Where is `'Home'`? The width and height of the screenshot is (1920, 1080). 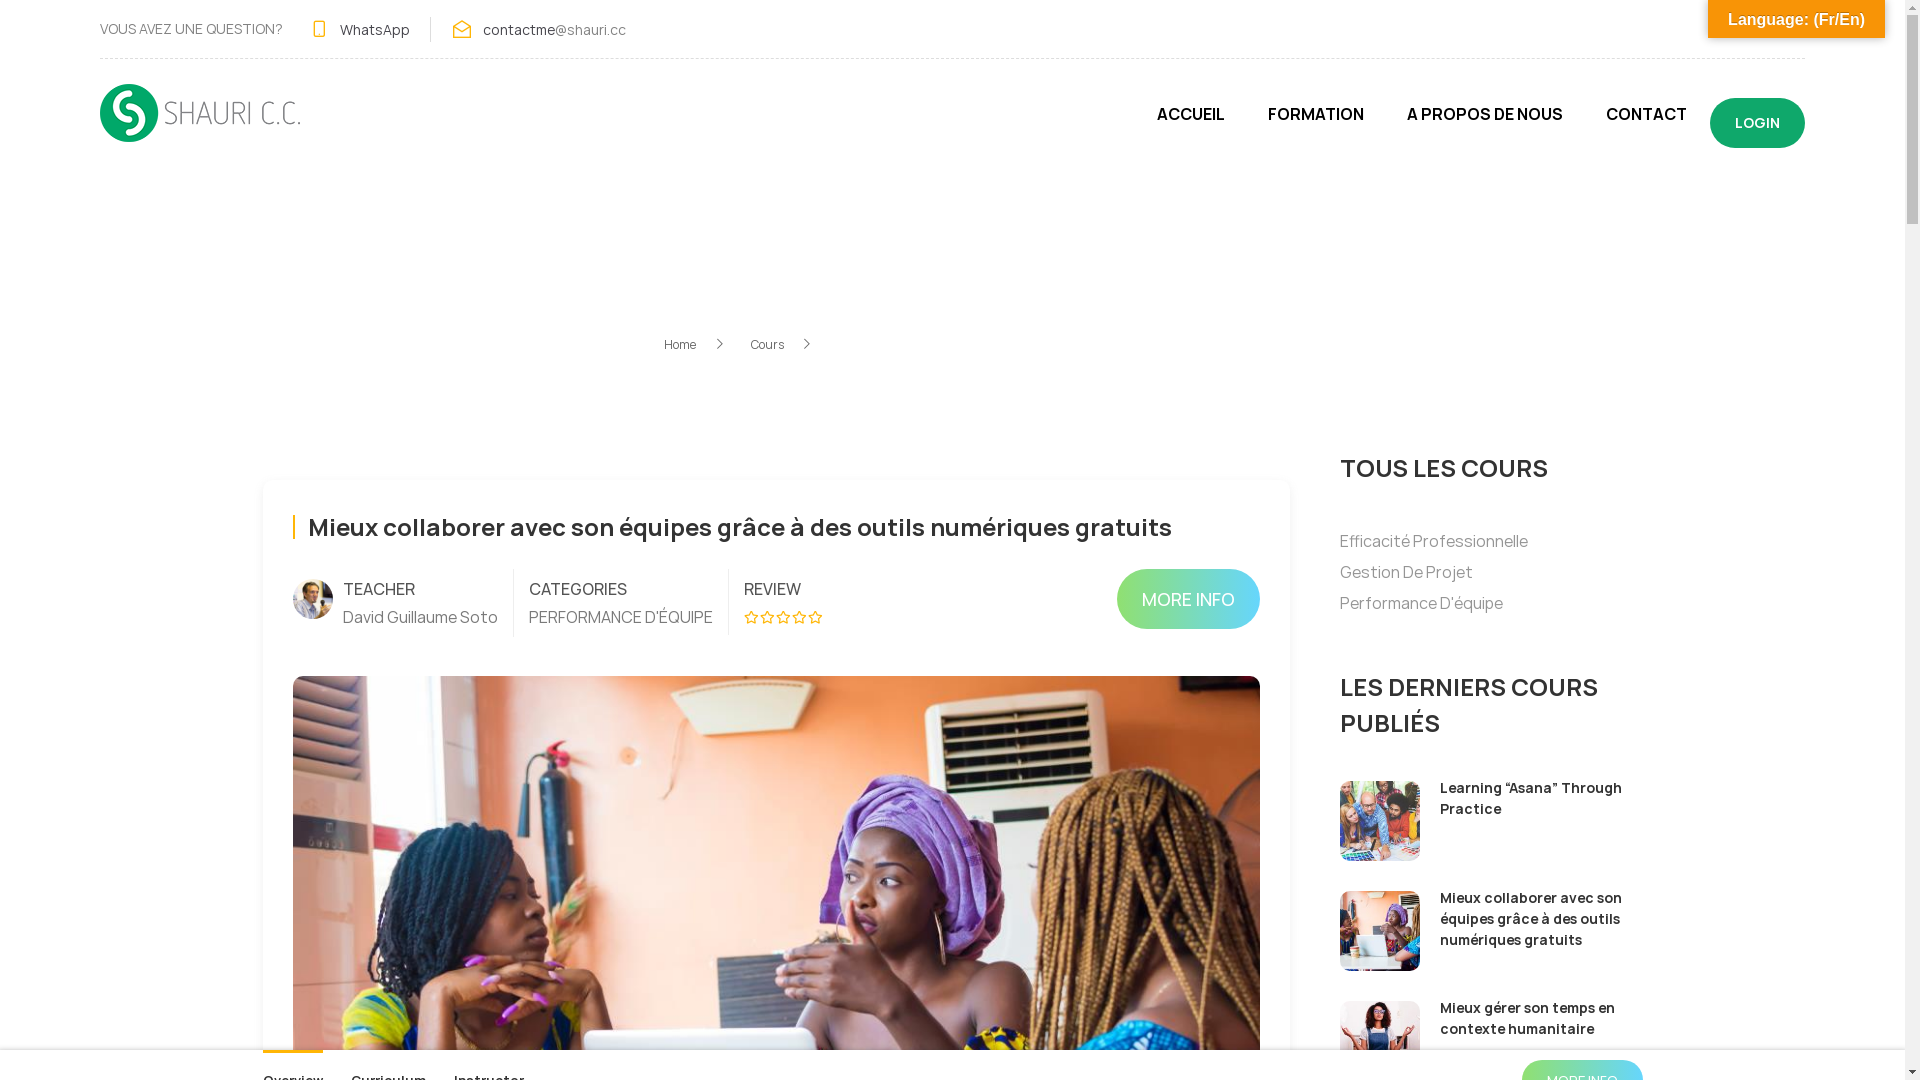
'Home' is located at coordinates (695, 343).